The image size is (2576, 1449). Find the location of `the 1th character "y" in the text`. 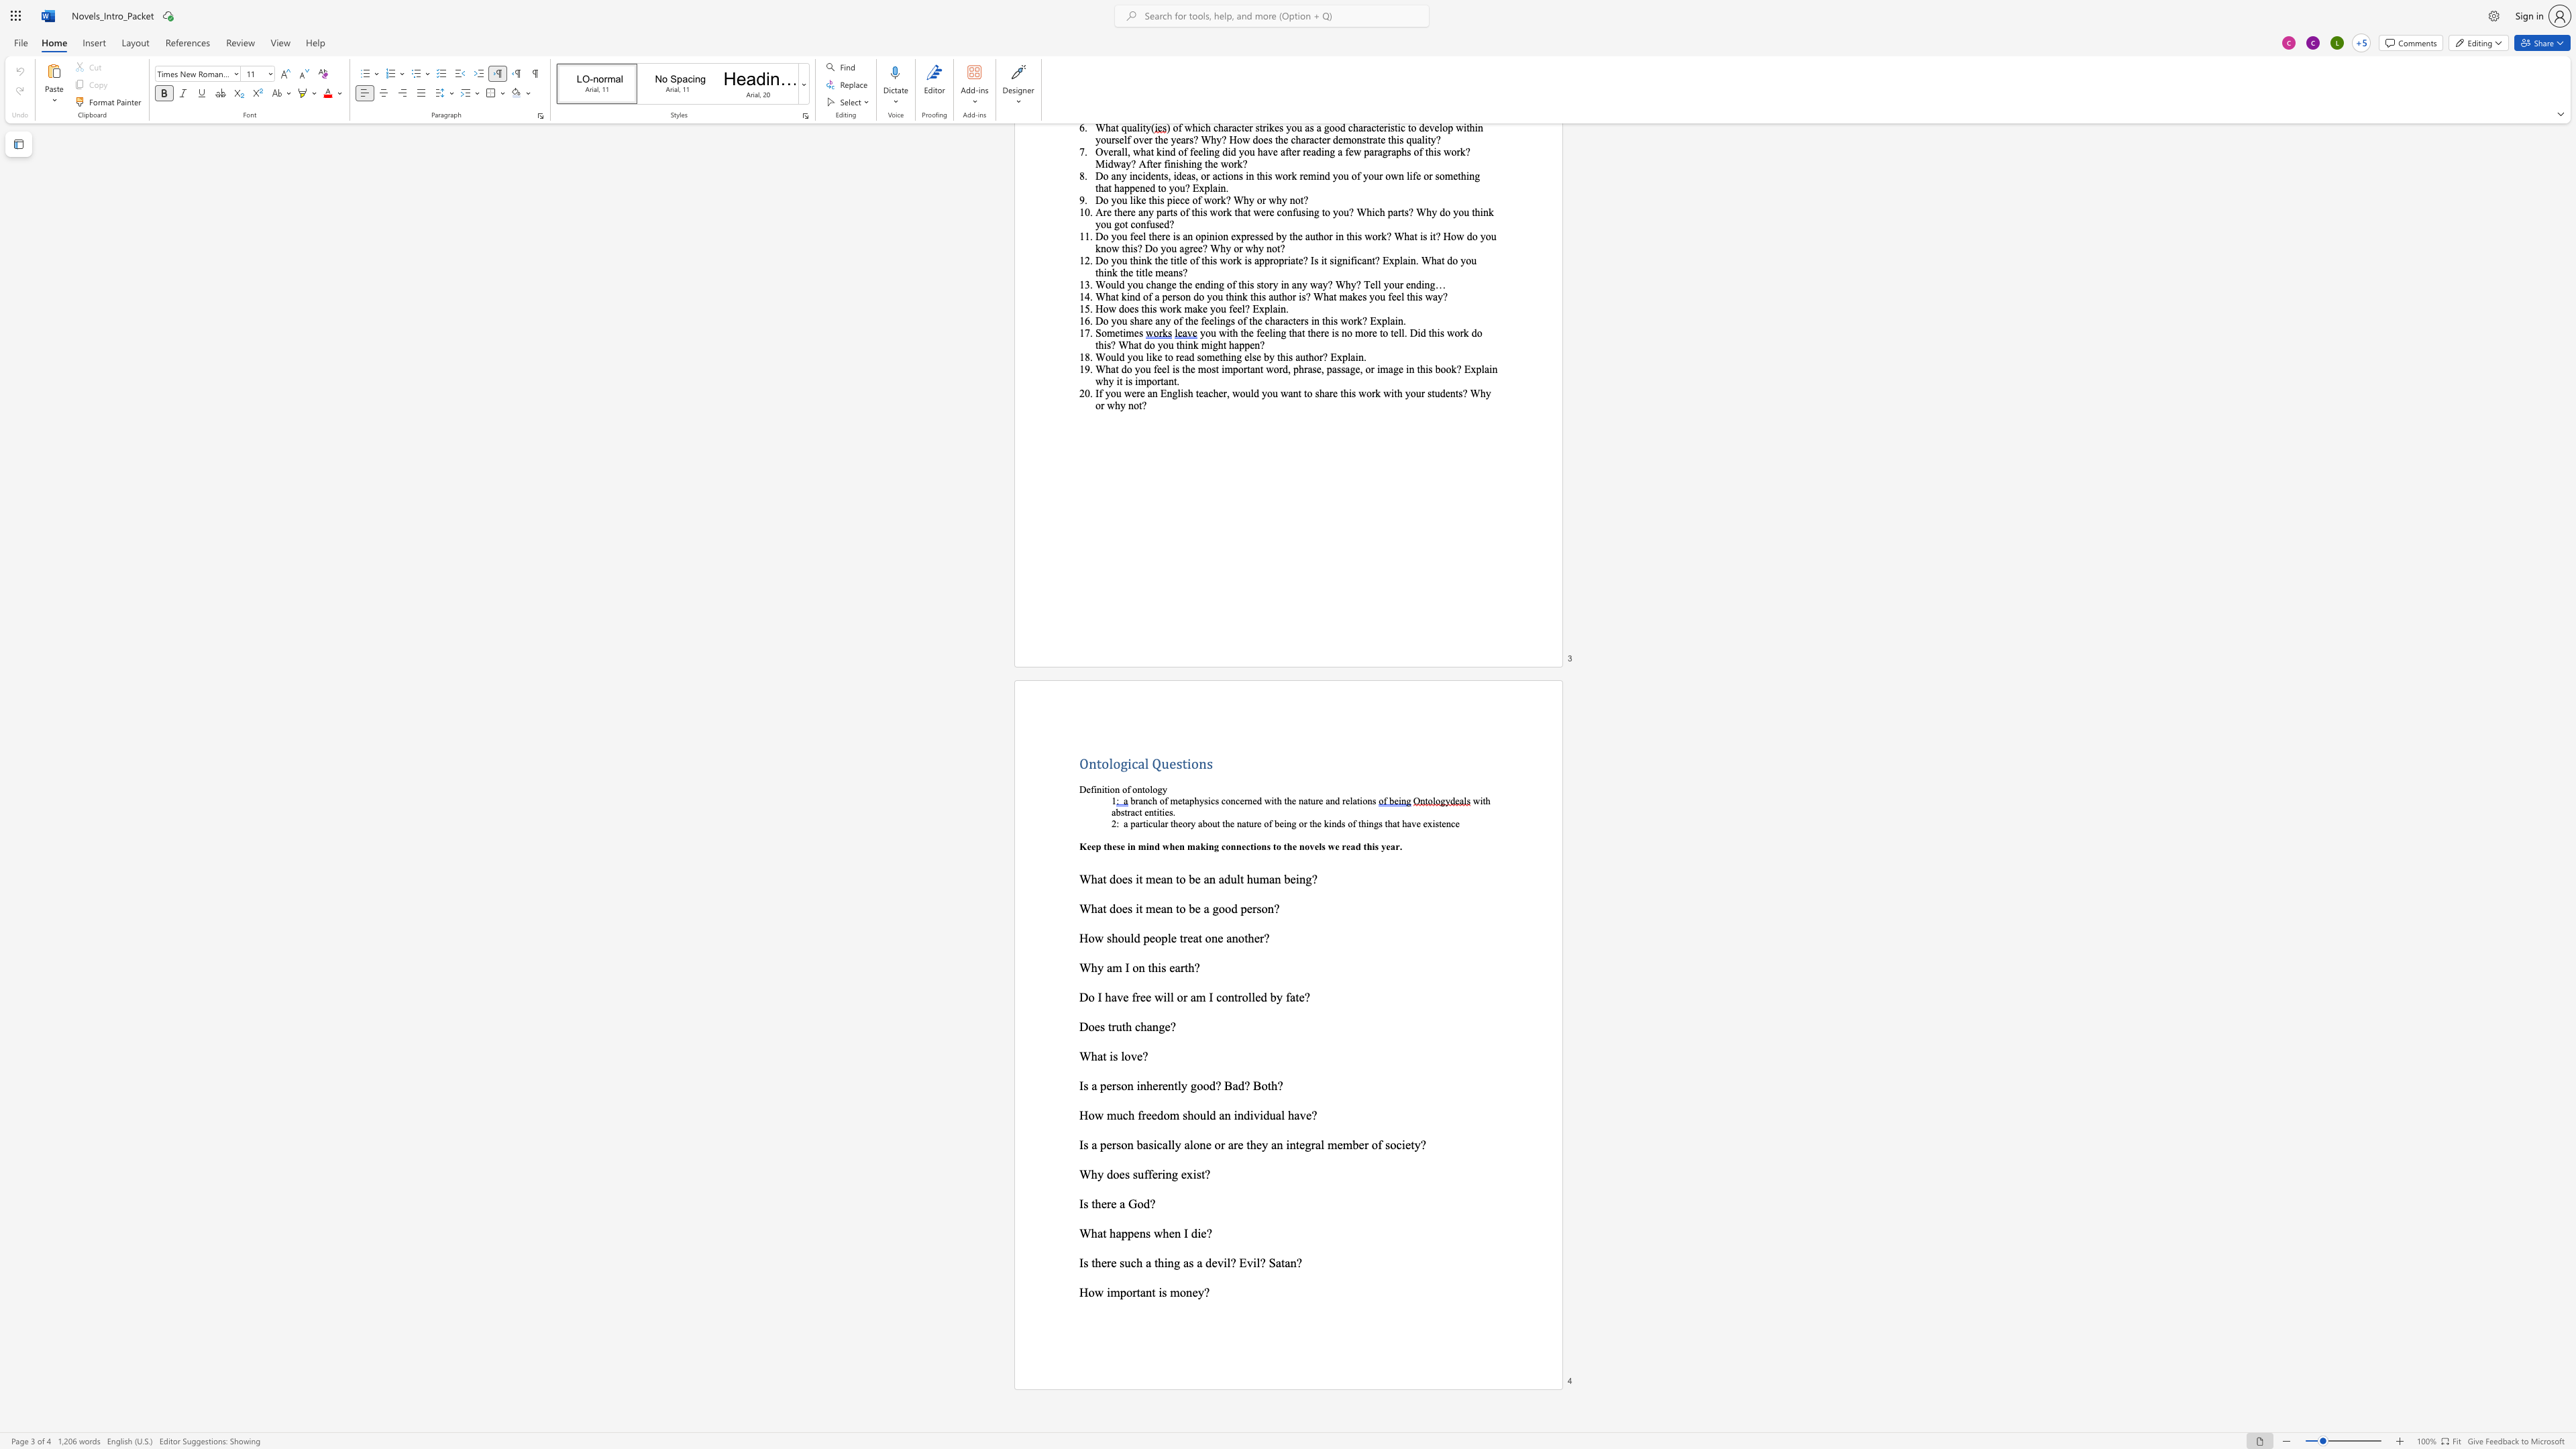

the 1th character "y" in the text is located at coordinates (1100, 967).